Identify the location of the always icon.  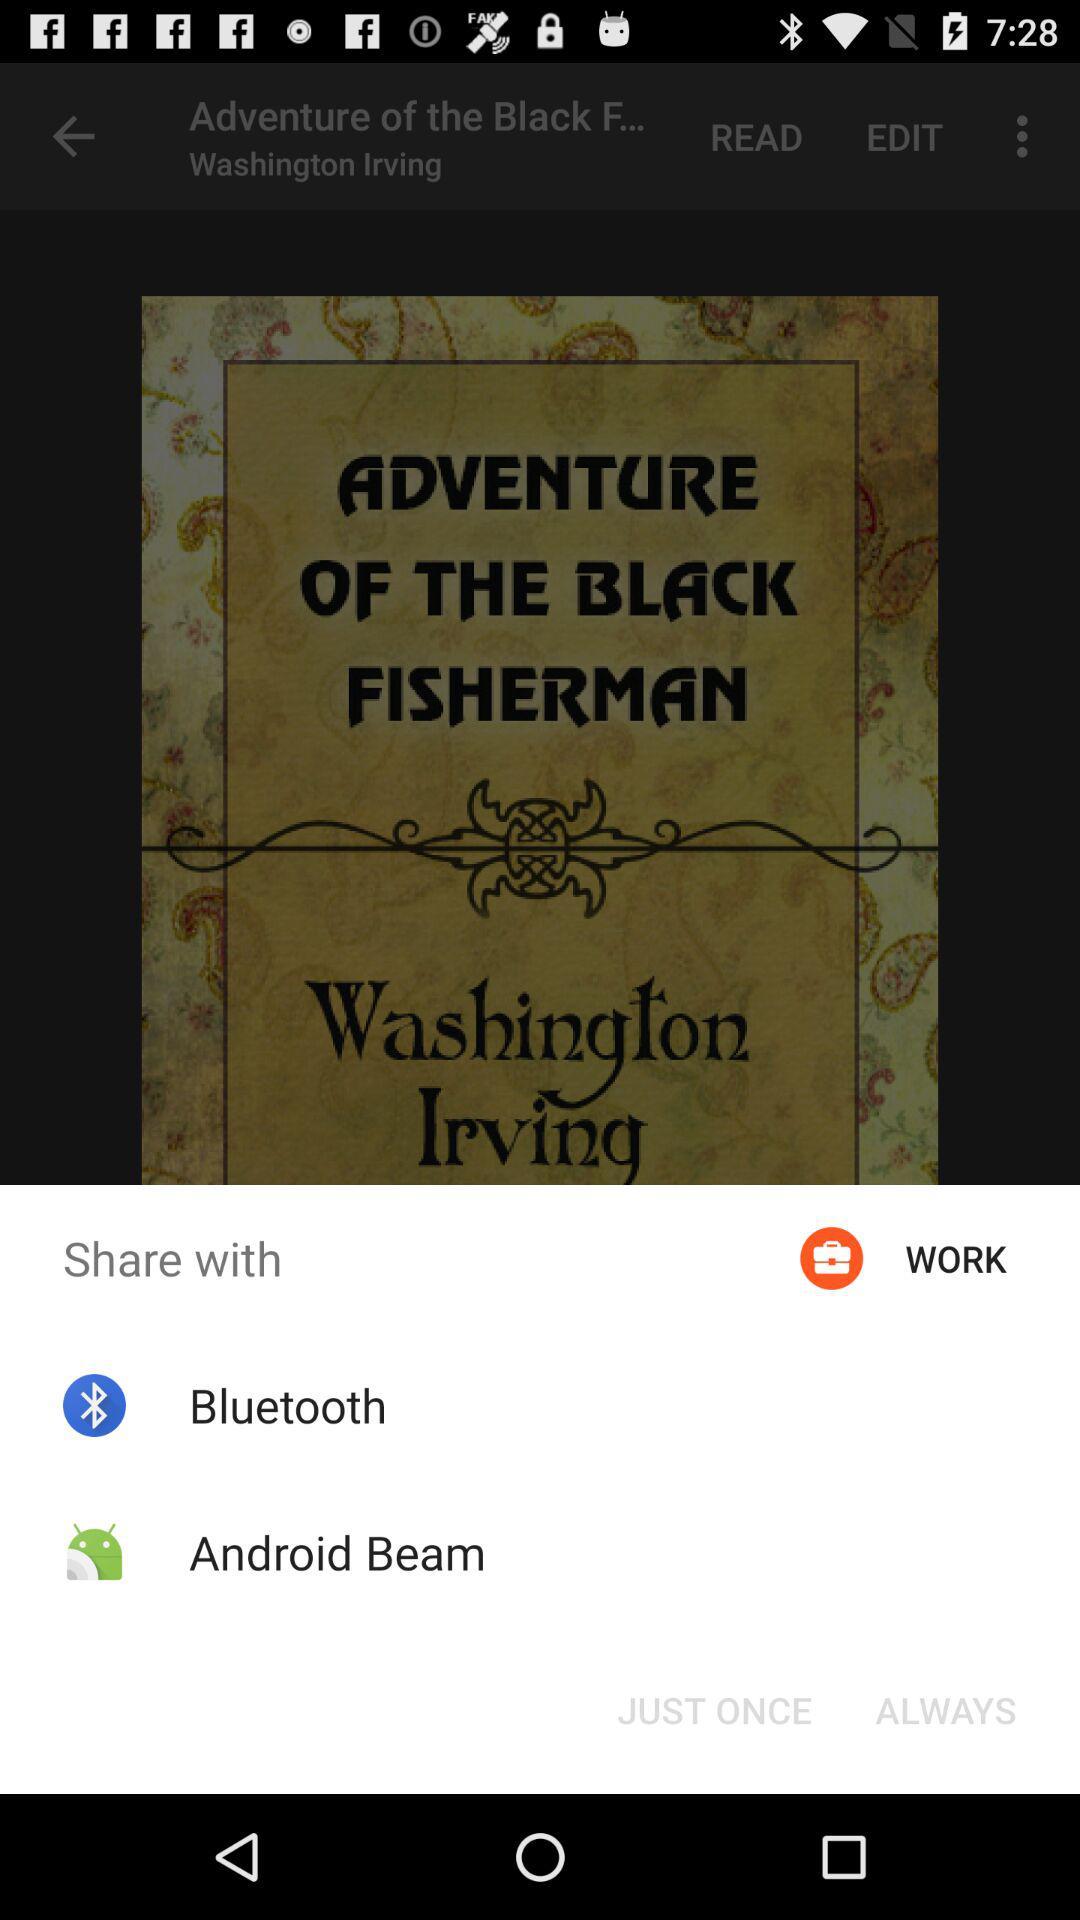
(945, 1708).